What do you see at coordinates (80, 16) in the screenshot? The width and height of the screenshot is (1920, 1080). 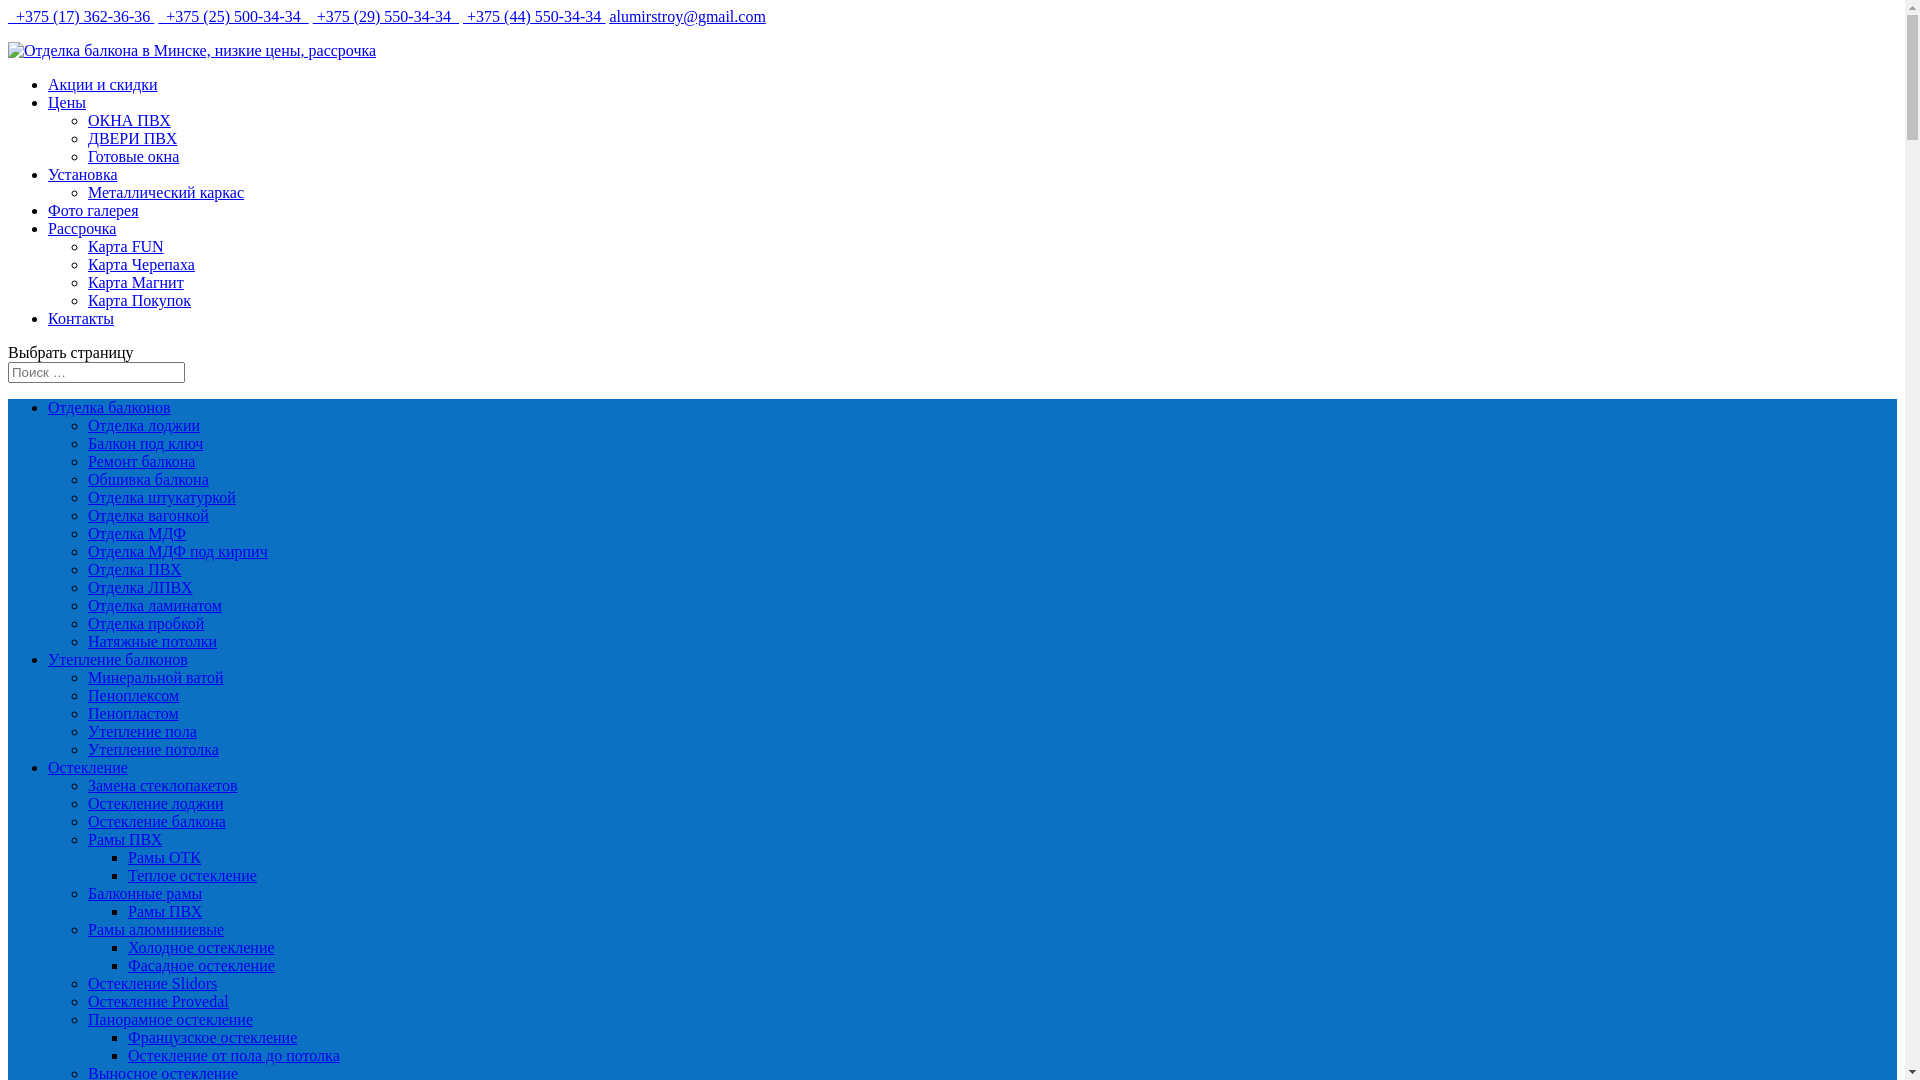 I see `'  +375 (17) 362-36-36 '` at bounding box center [80, 16].